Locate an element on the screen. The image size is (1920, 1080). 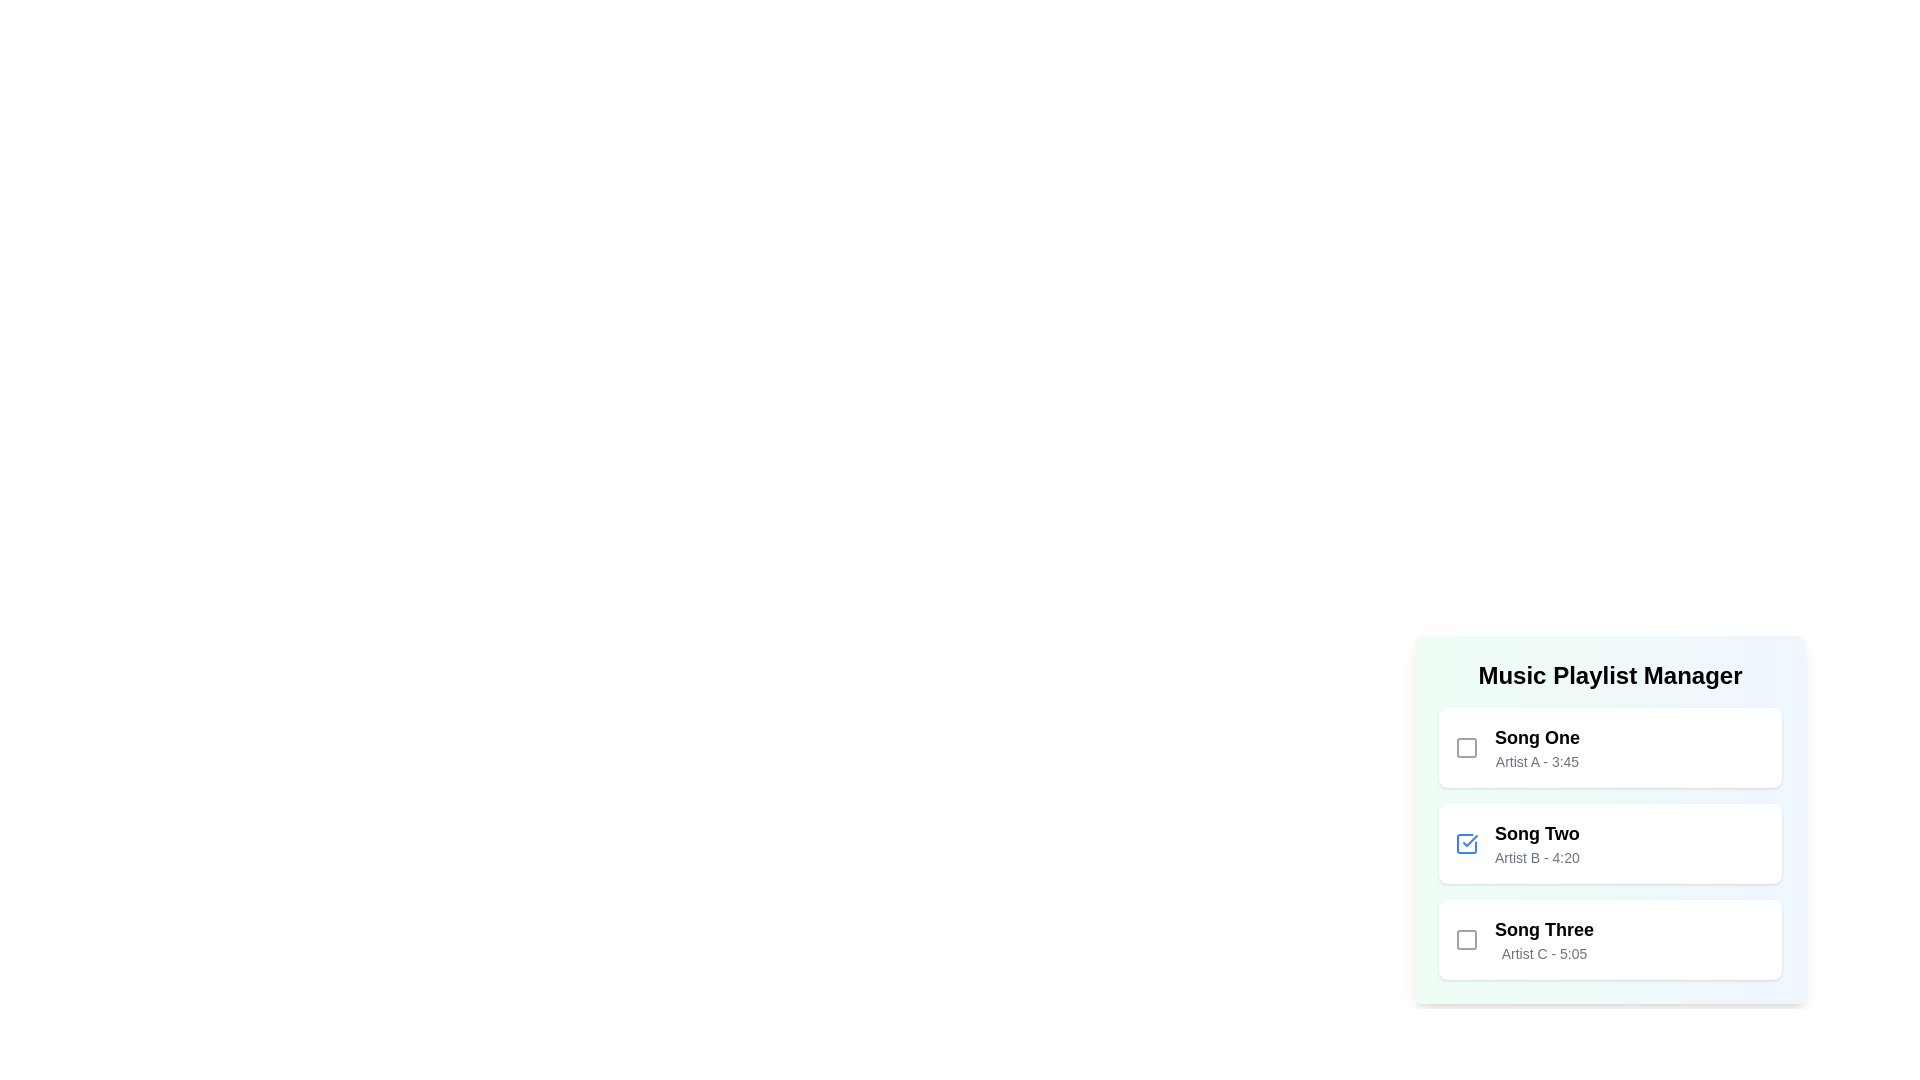
the small rounded square checkbox located near the item labeled 'Song Three' in the Music Playlist Manager interface is located at coordinates (1467, 940).